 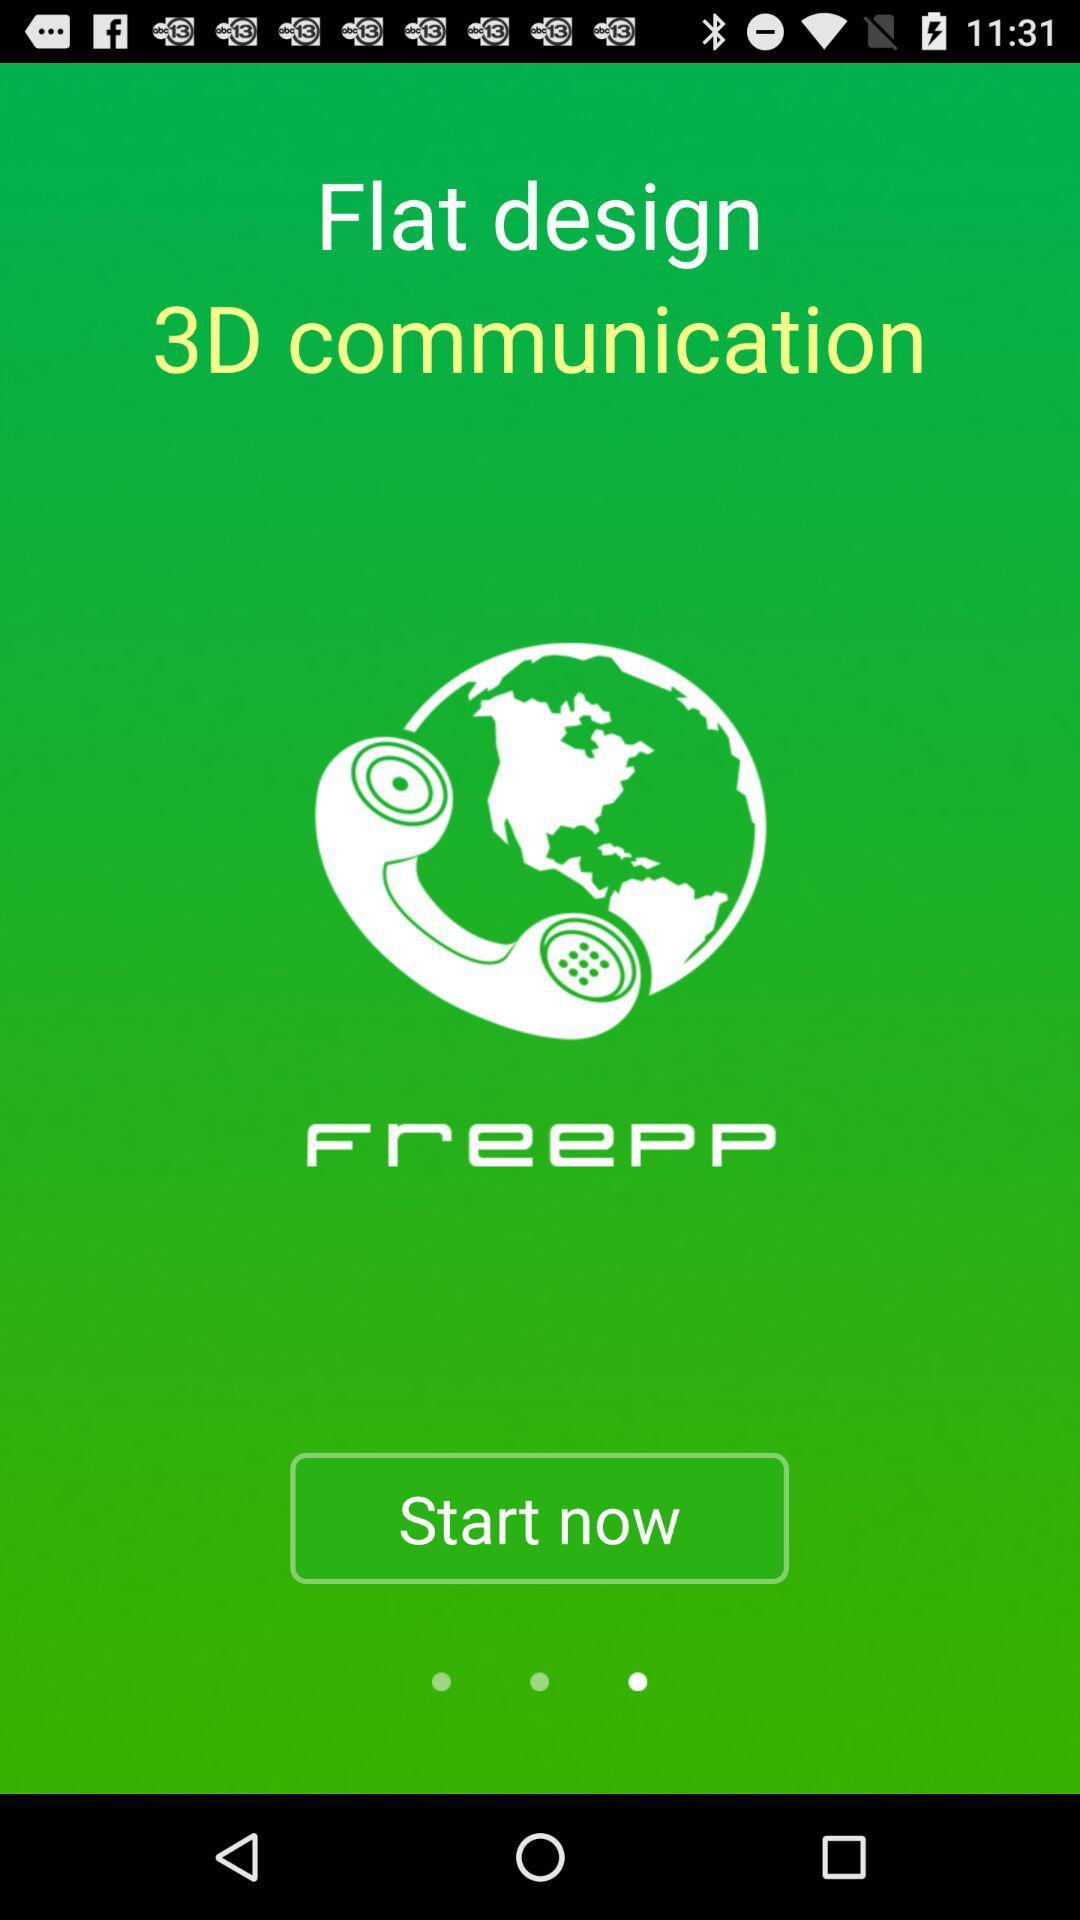 I want to click on next, so click(x=637, y=1680).